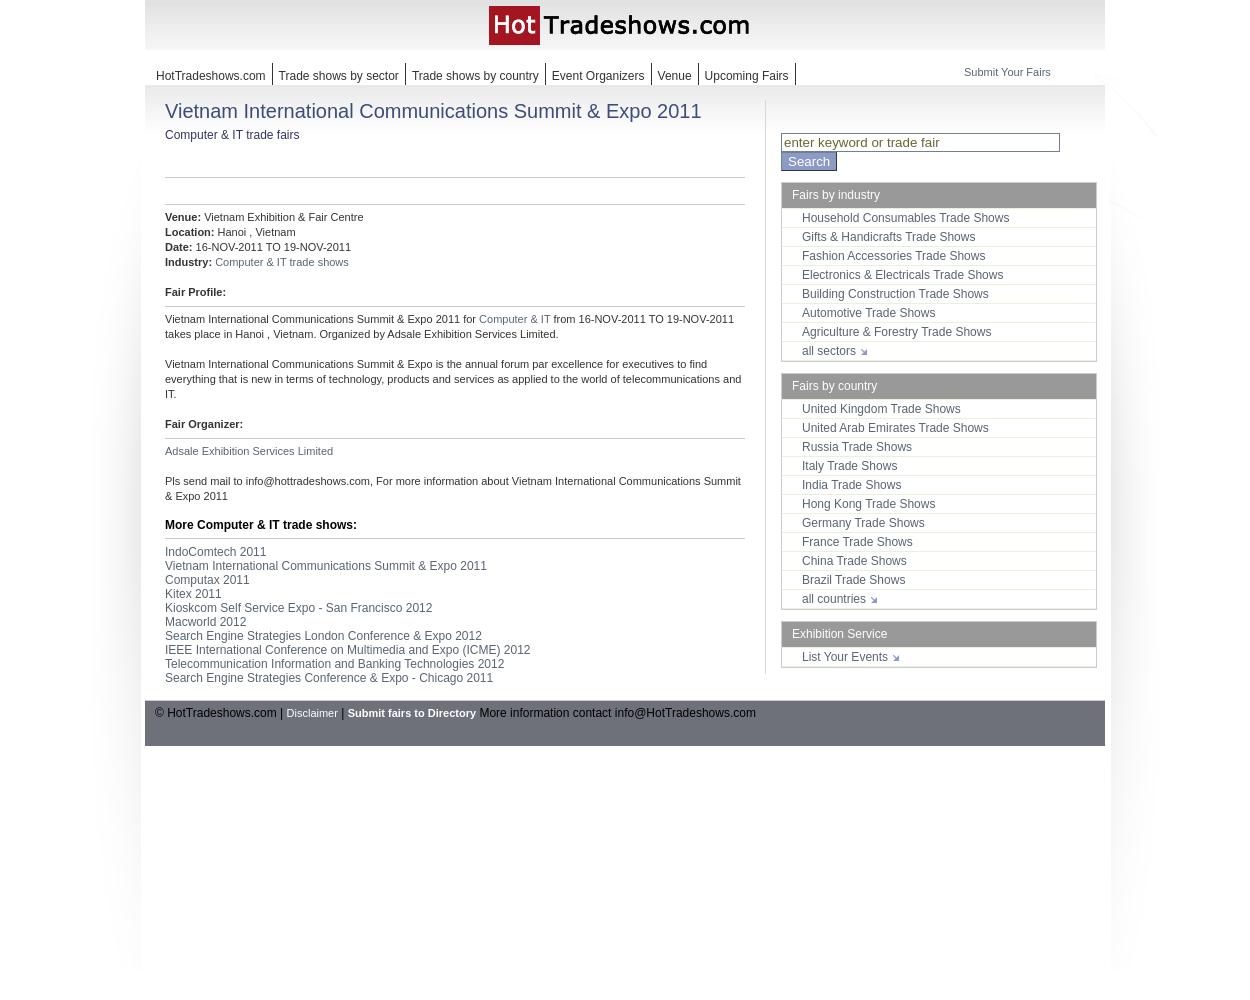  I want to click on '16-NOV-2011 TO 19-NOV-2011', so click(271, 246).